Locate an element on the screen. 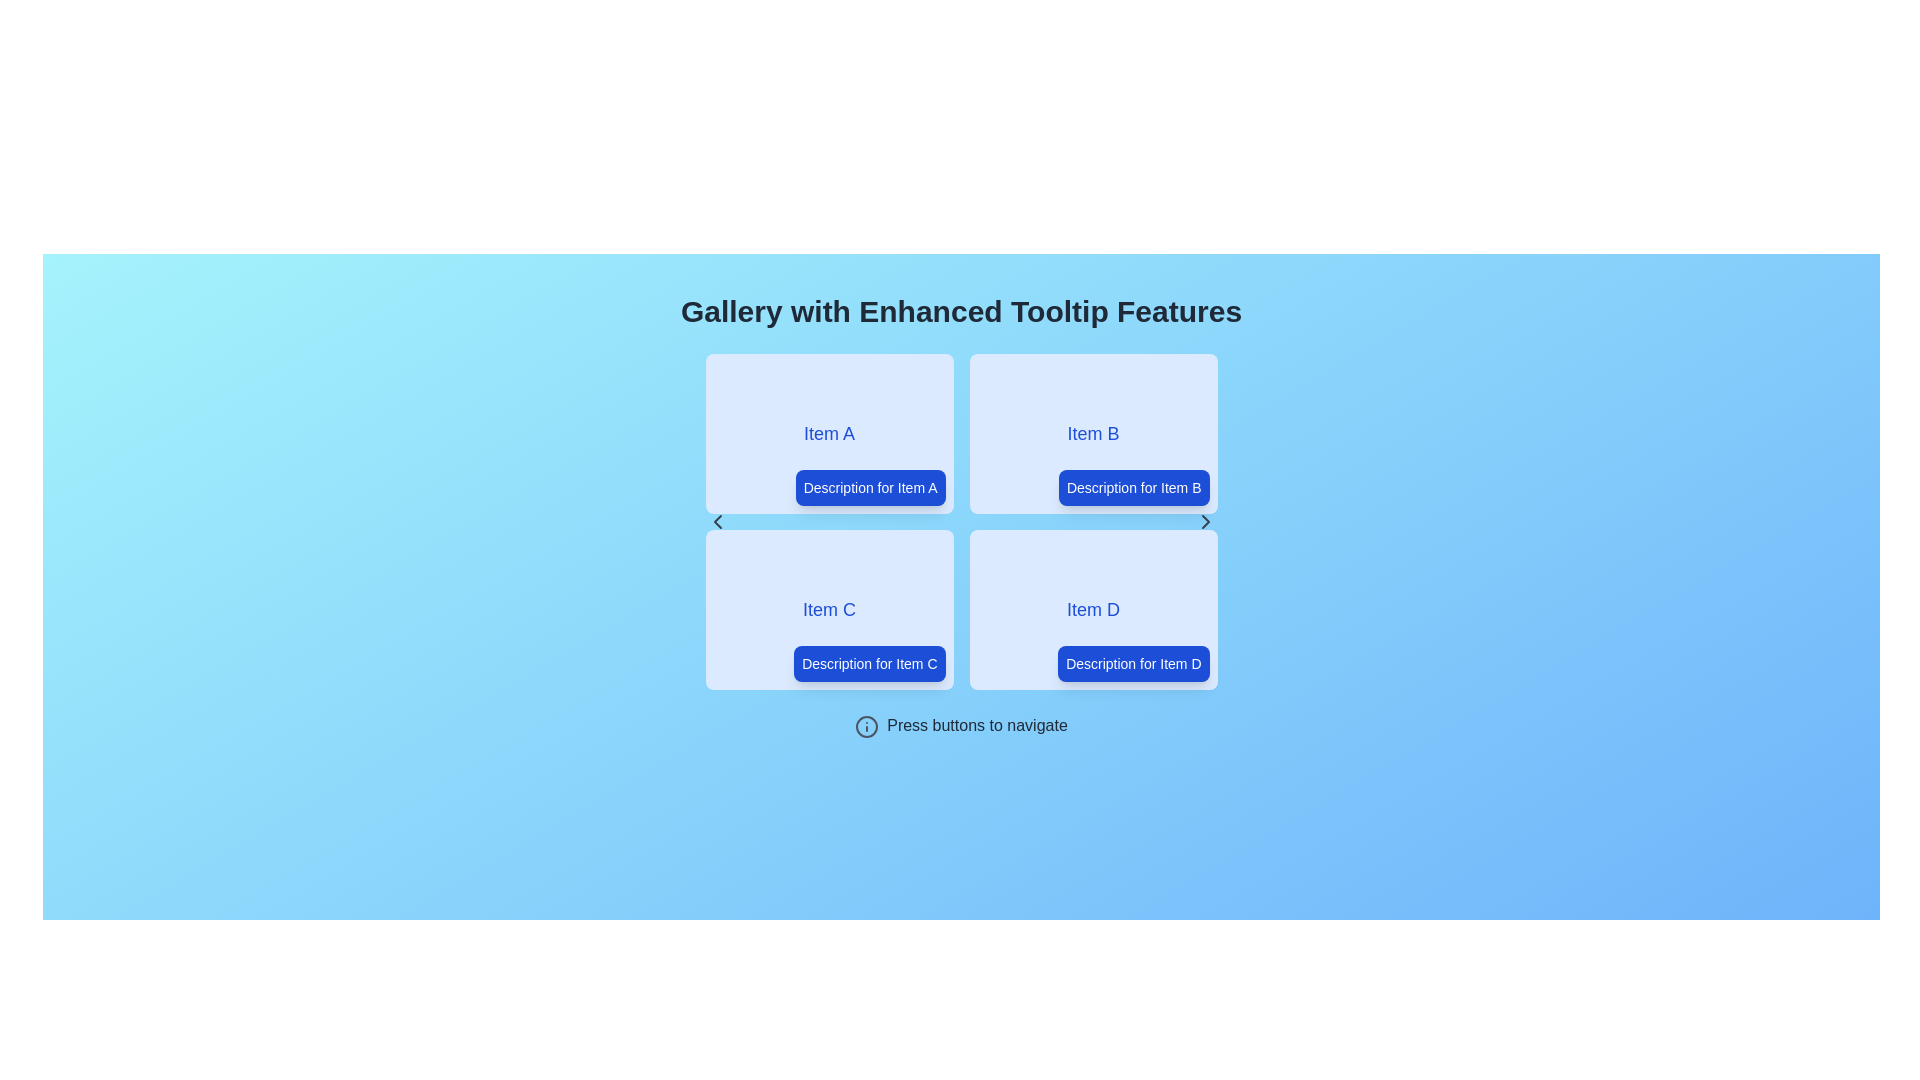 The image size is (1920, 1080). the instructional label that provides guidance for users to utilize the navigation buttons, located beneath the grouped items and above the navigational arrows is located at coordinates (961, 726).